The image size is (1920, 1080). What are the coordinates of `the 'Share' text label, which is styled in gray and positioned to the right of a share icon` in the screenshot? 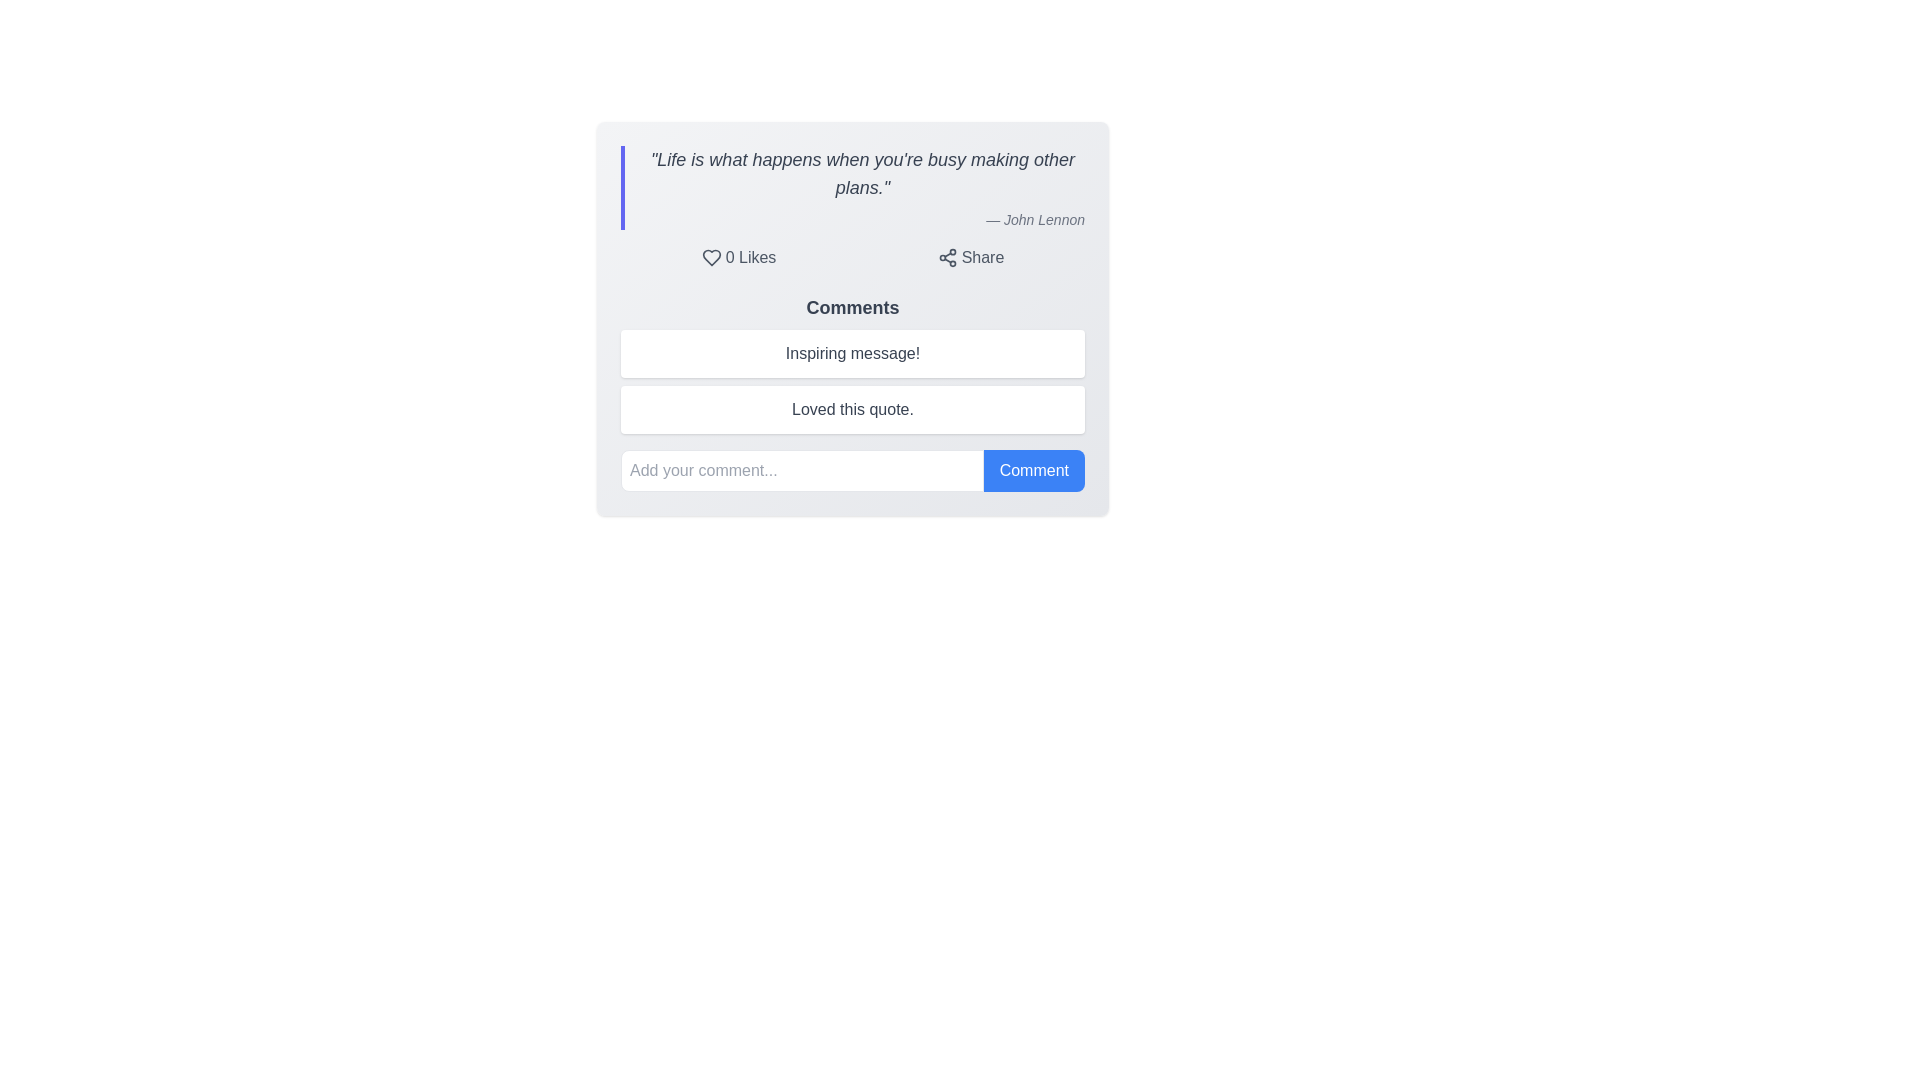 It's located at (983, 257).